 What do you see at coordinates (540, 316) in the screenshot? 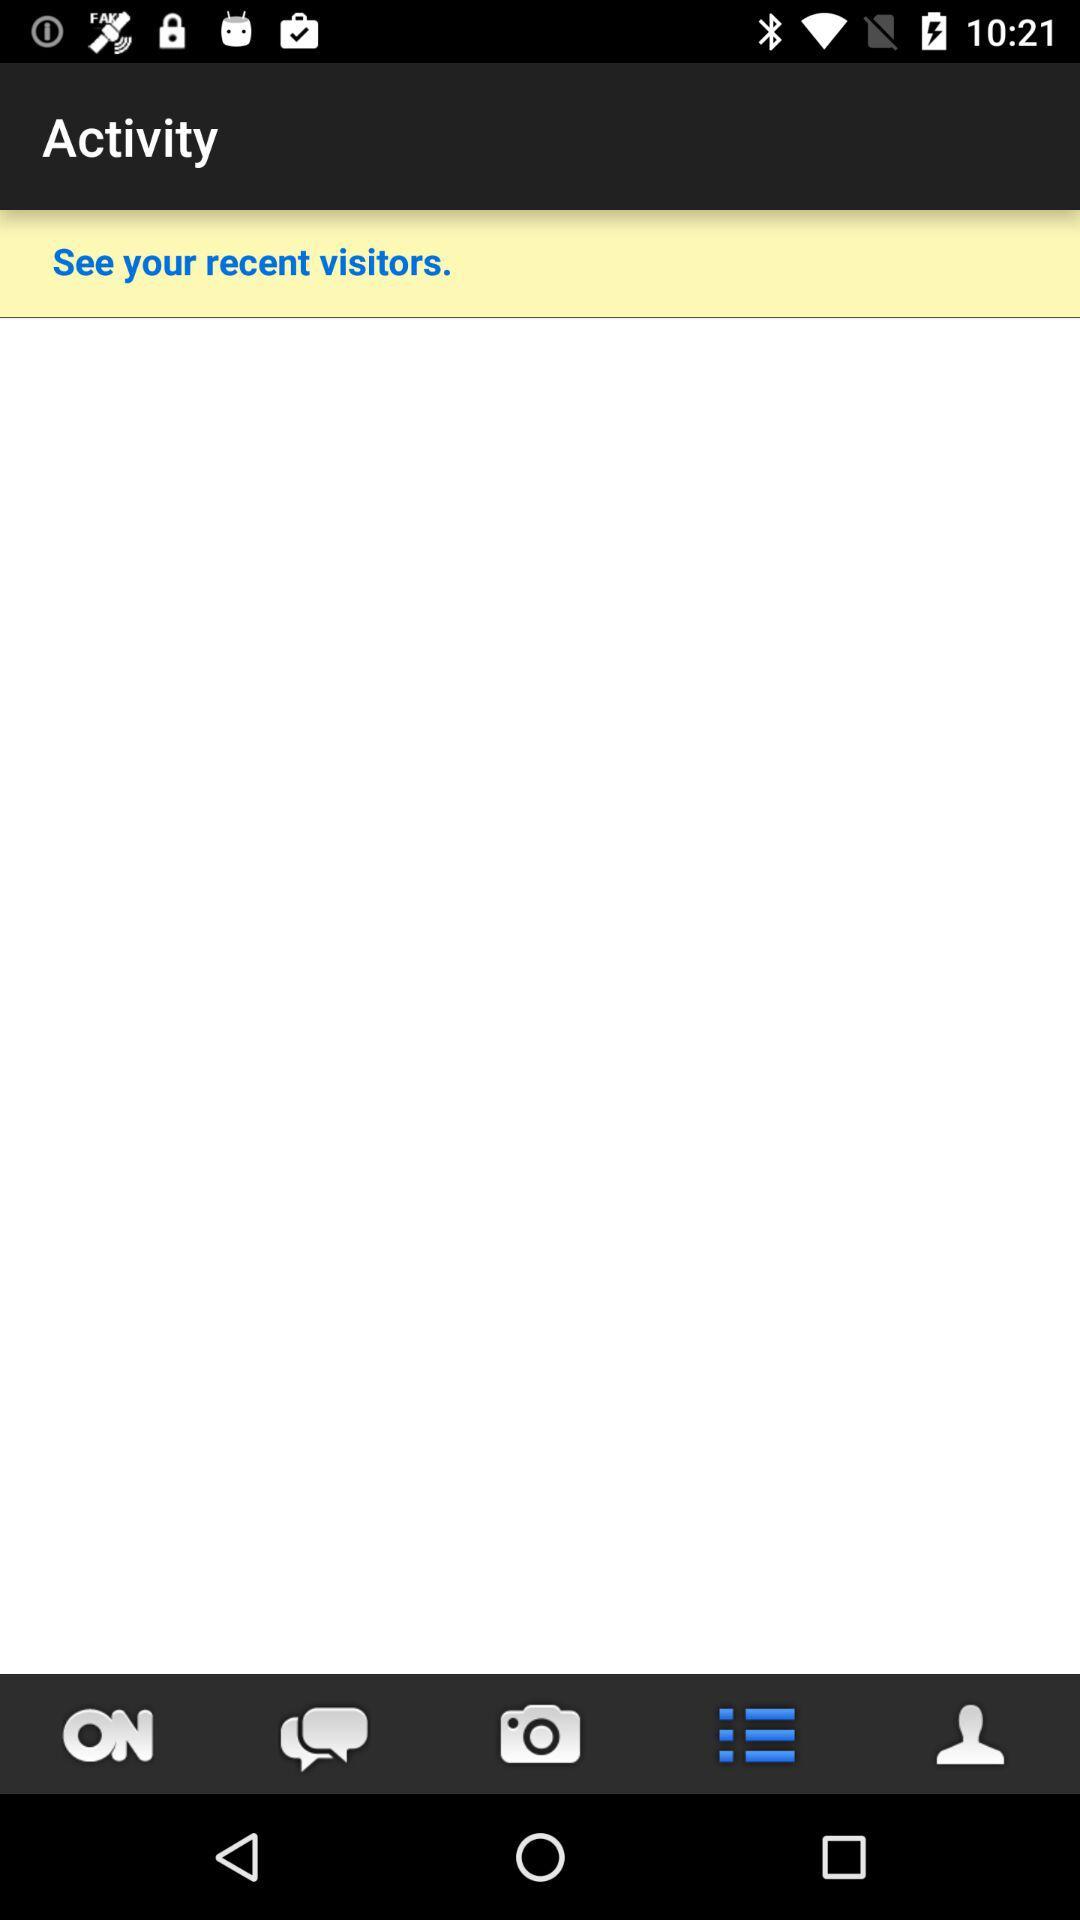
I see `item below the see your recent item` at bounding box center [540, 316].